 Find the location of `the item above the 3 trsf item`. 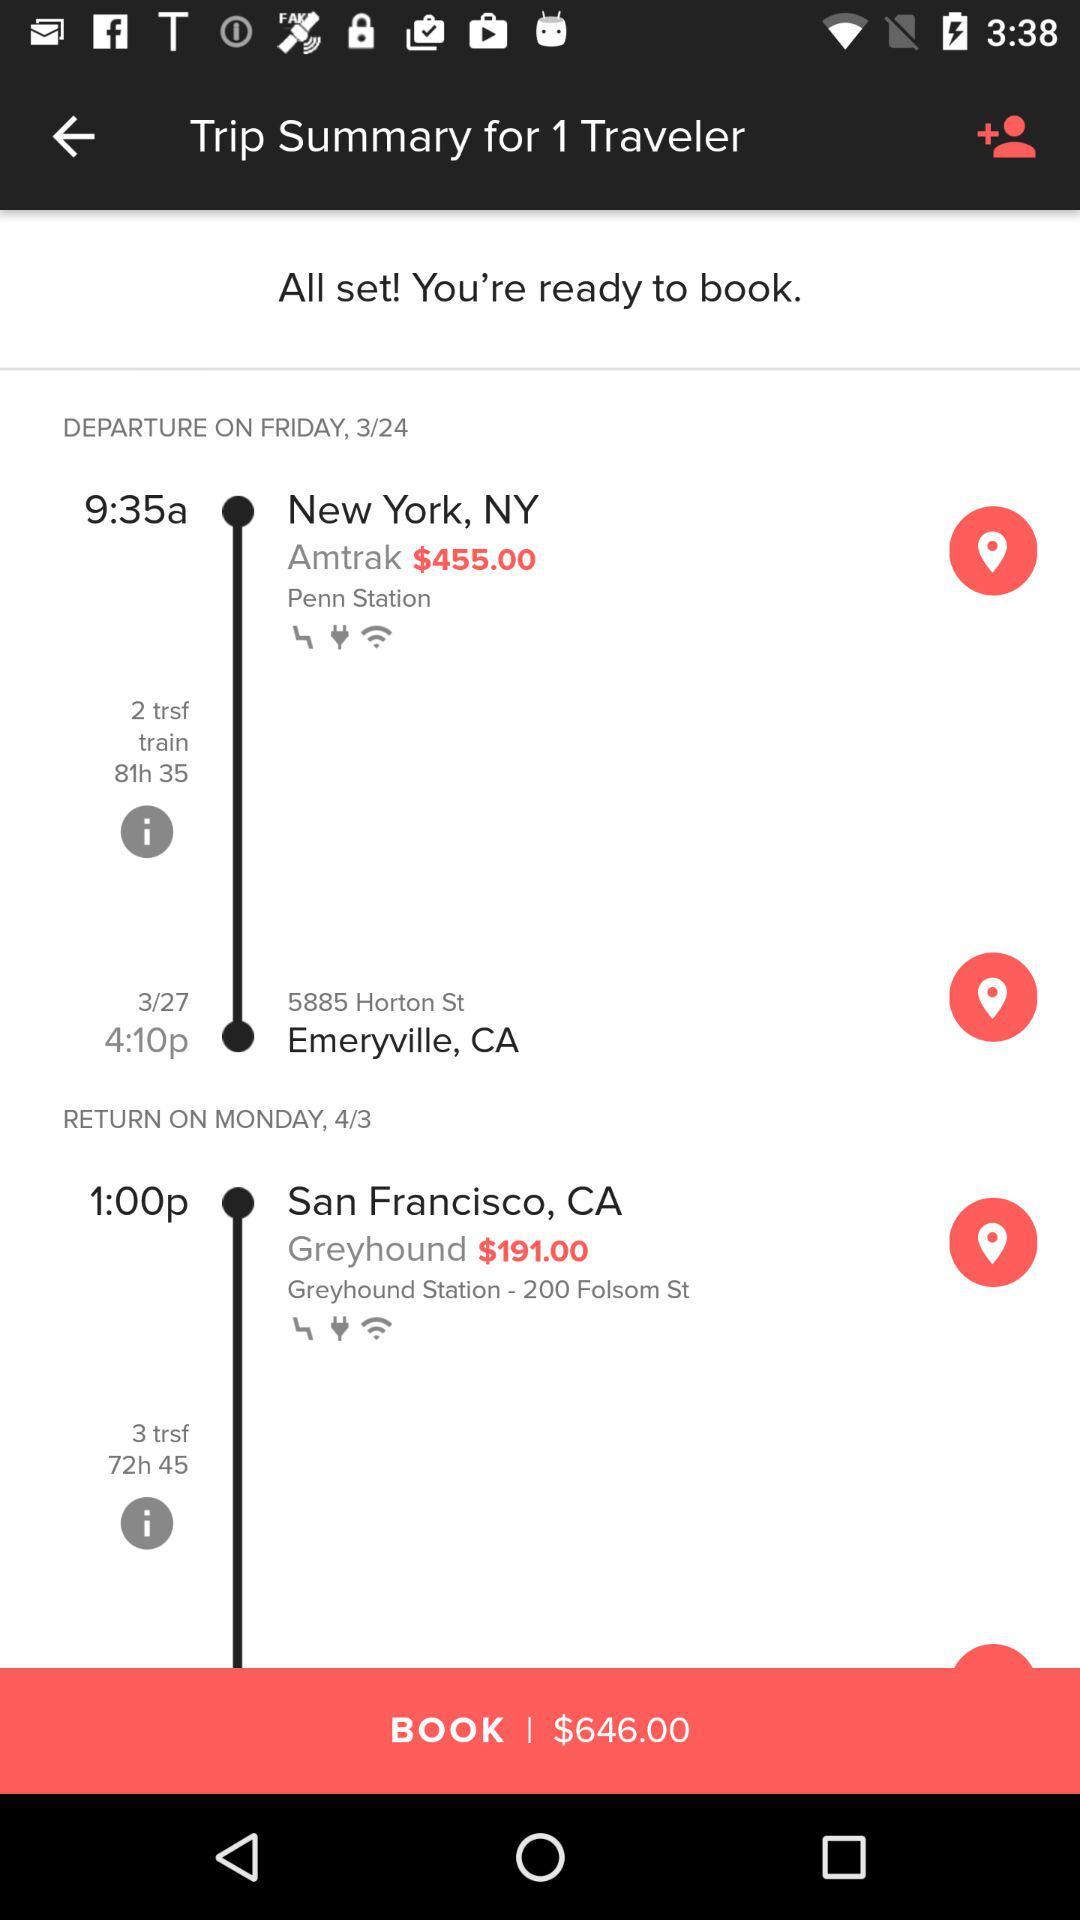

the item above the 3 trsf item is located at coordinates (138, 1200).